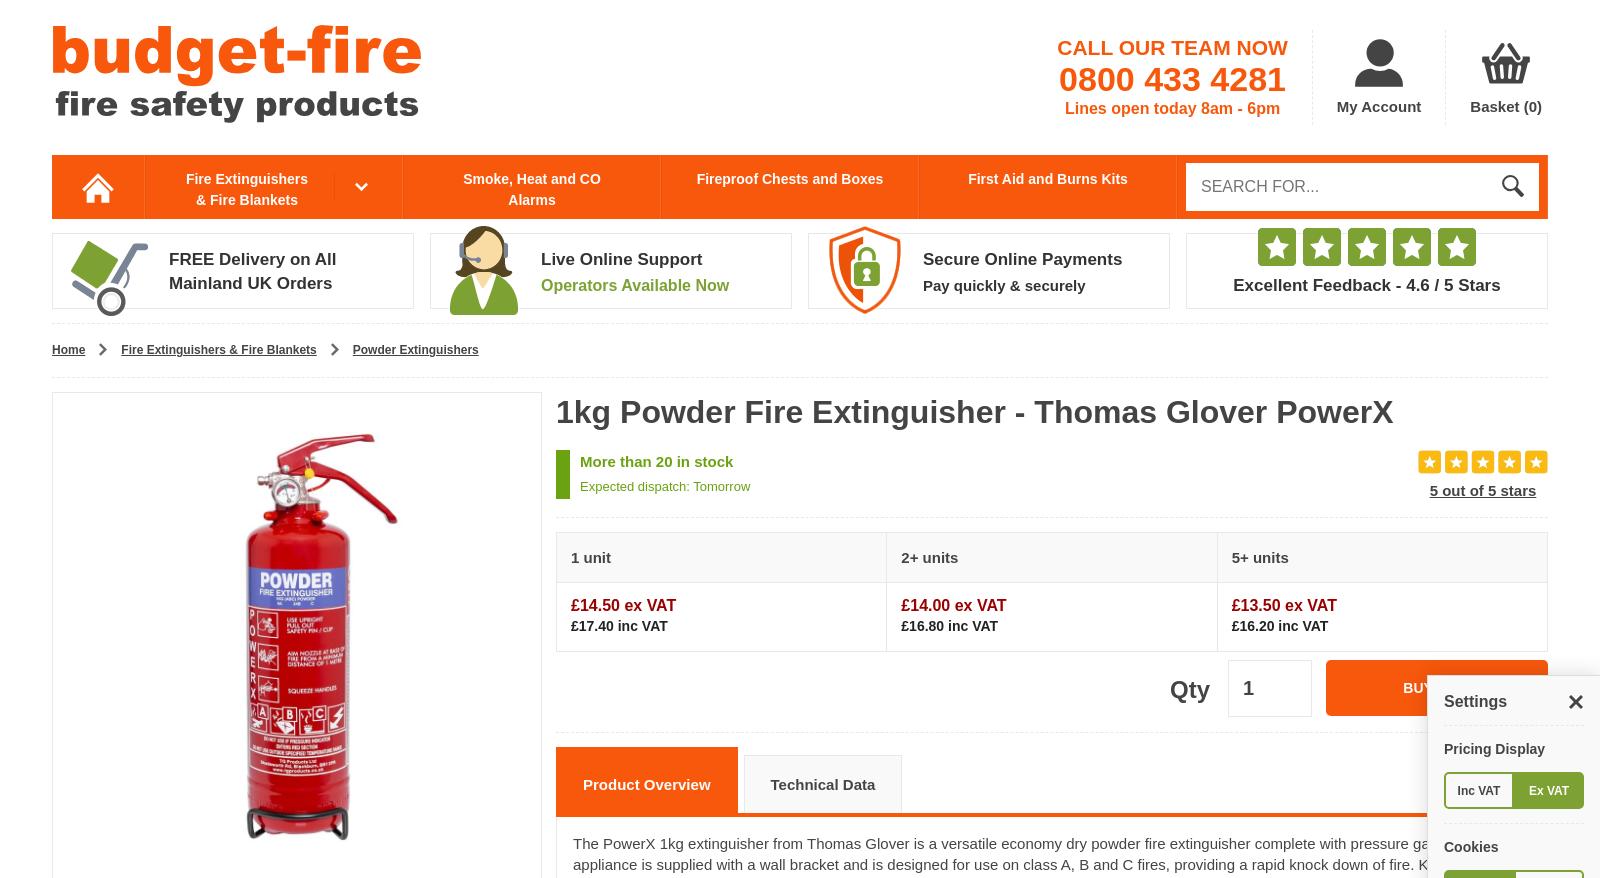 This screenshot has height=878, width=1600. I want to click on 'Water, water with additive & water mist extinguishers', so click(660, 322).